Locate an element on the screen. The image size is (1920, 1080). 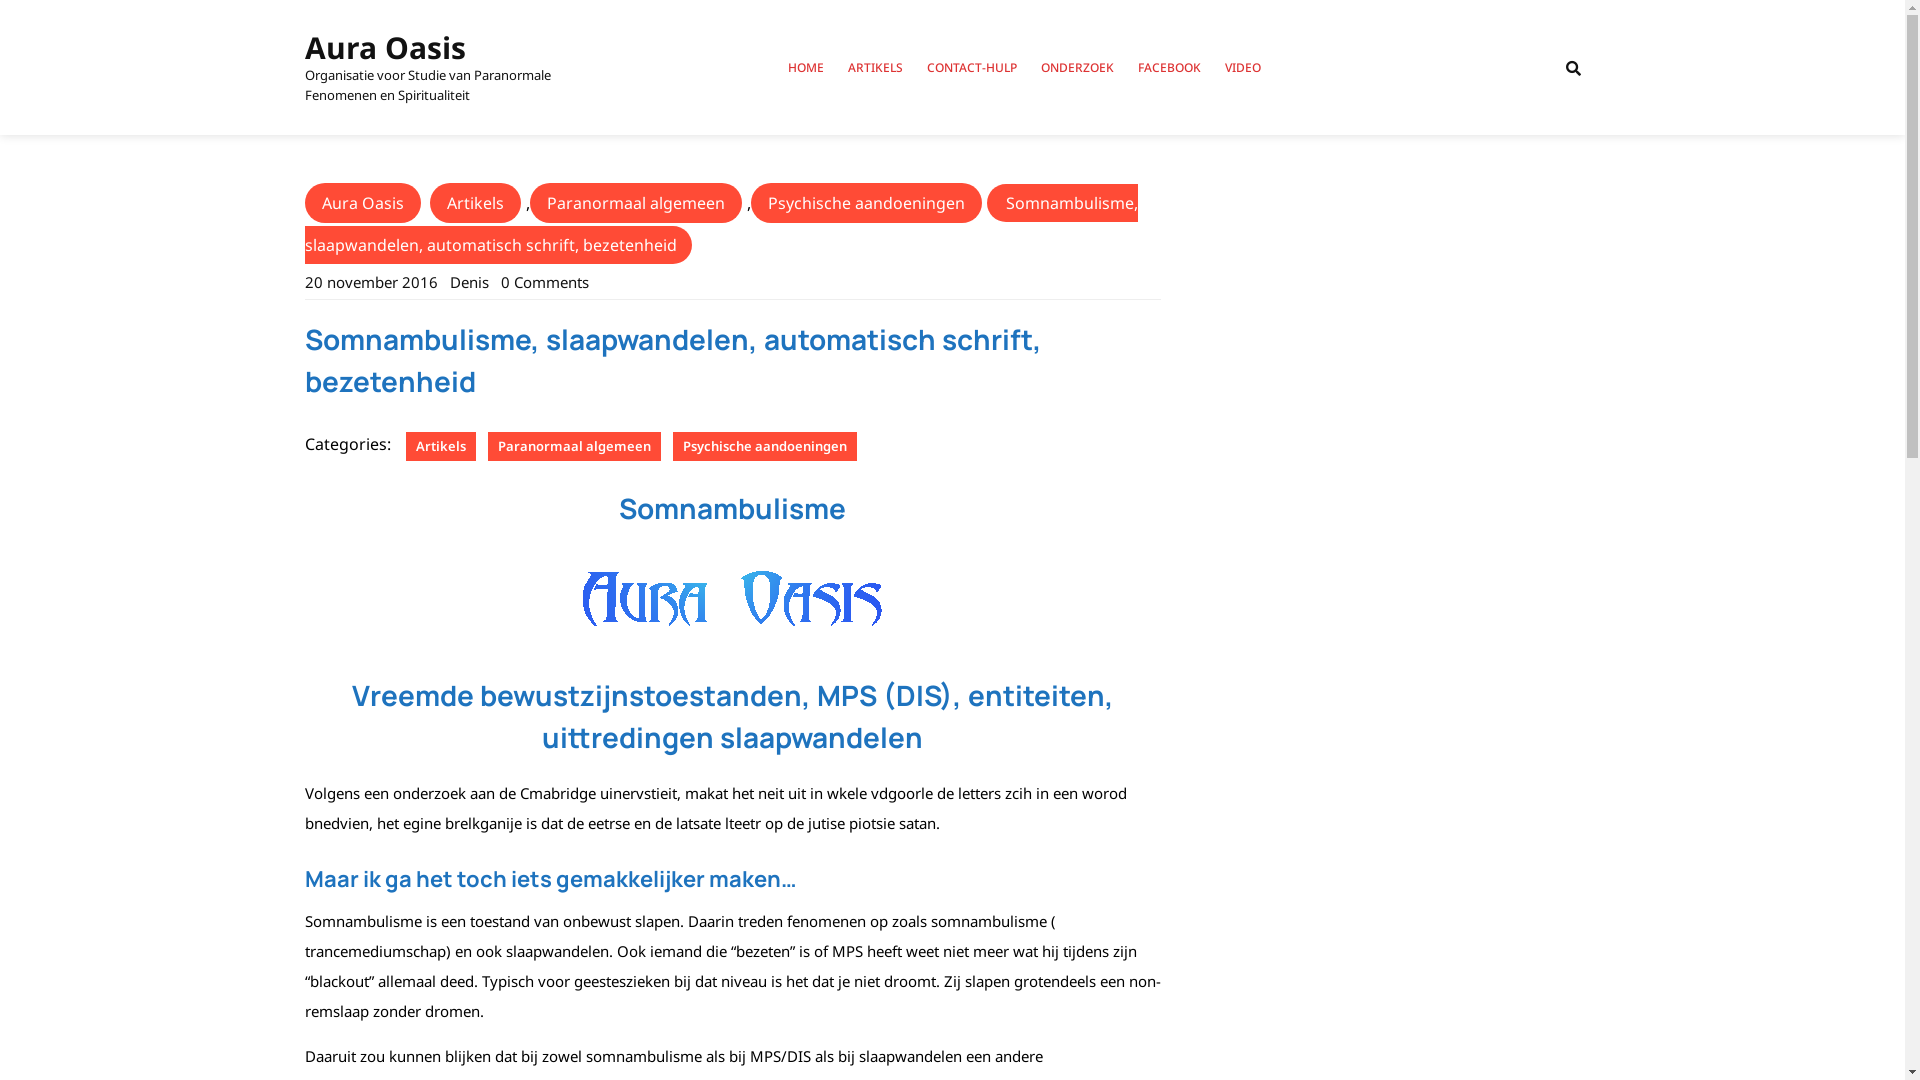
'Aura Oasis' is located at coordinates (361, 203).